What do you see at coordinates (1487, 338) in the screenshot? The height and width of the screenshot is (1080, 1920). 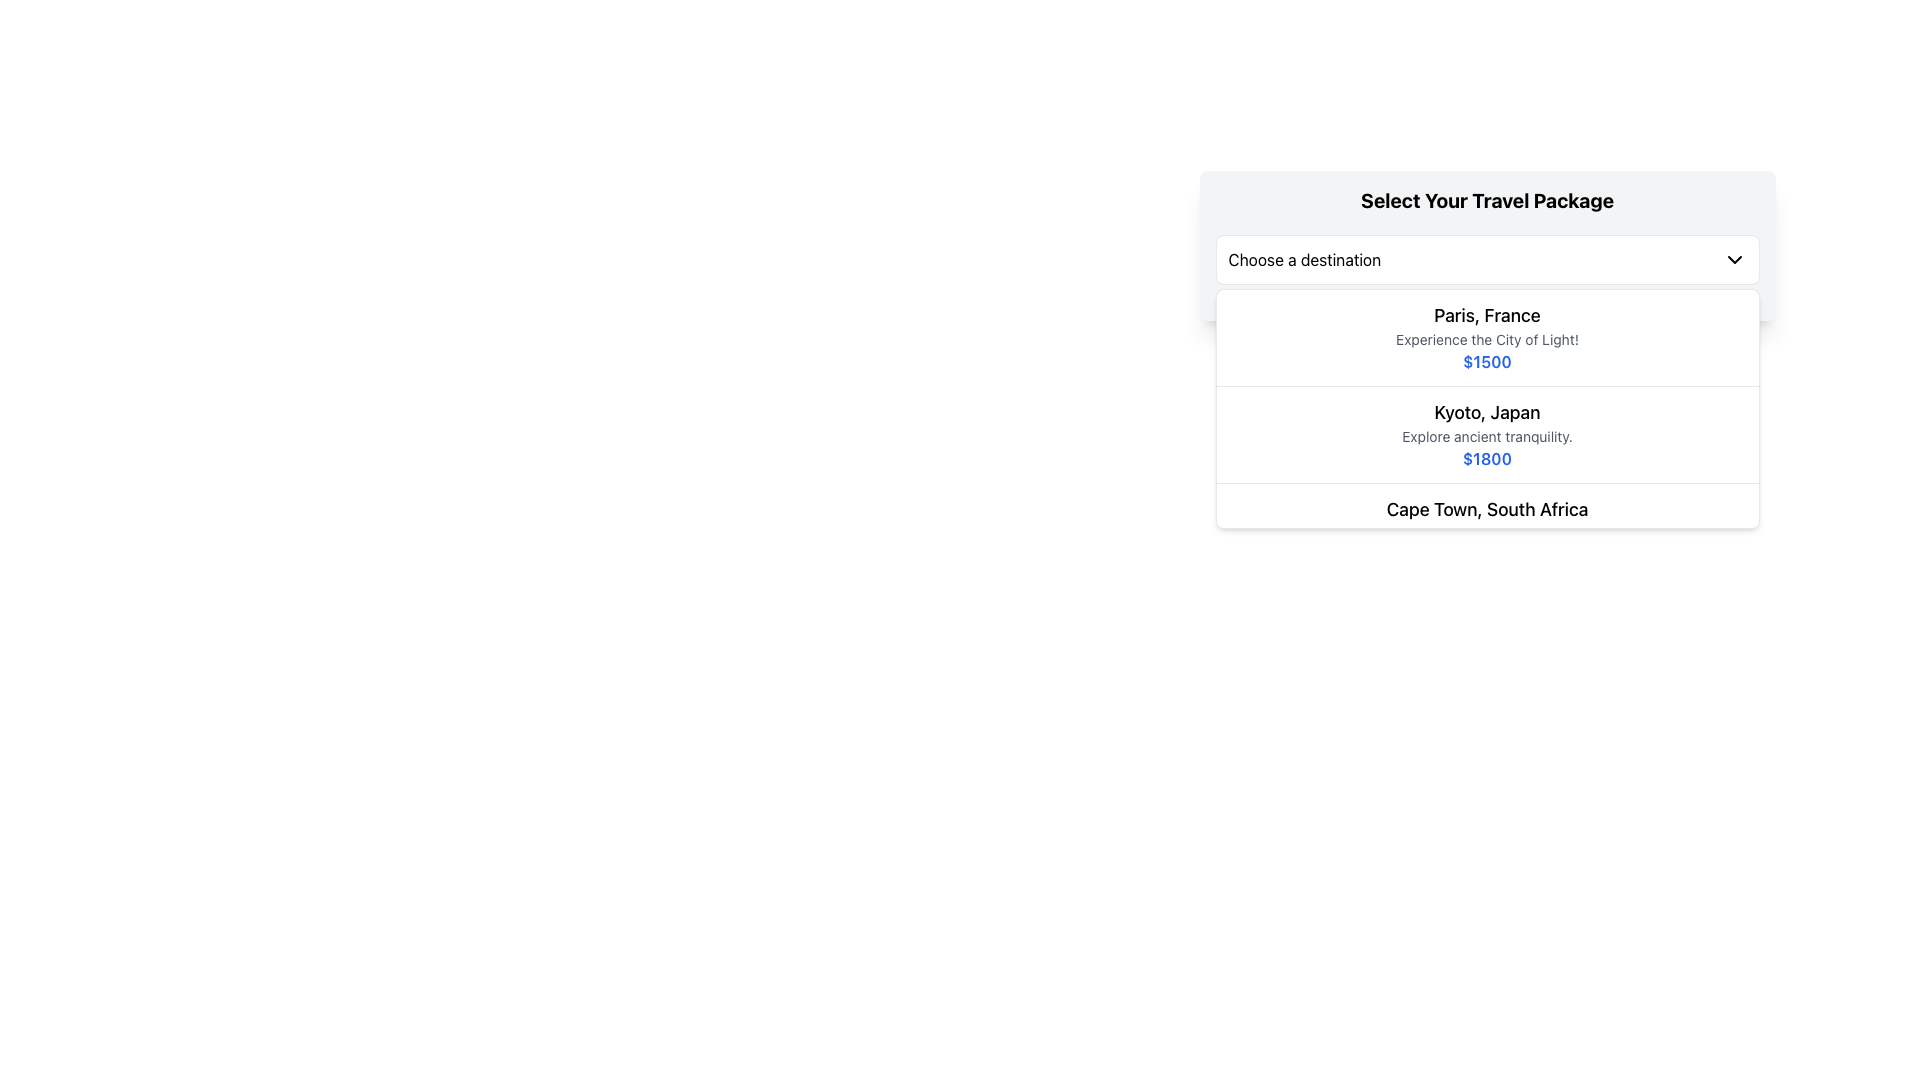 I see `informational text label describing the travel package for 'Paris, France', emphasizing its experience as the 'City of Light'` at bounding box center [1487, 338].